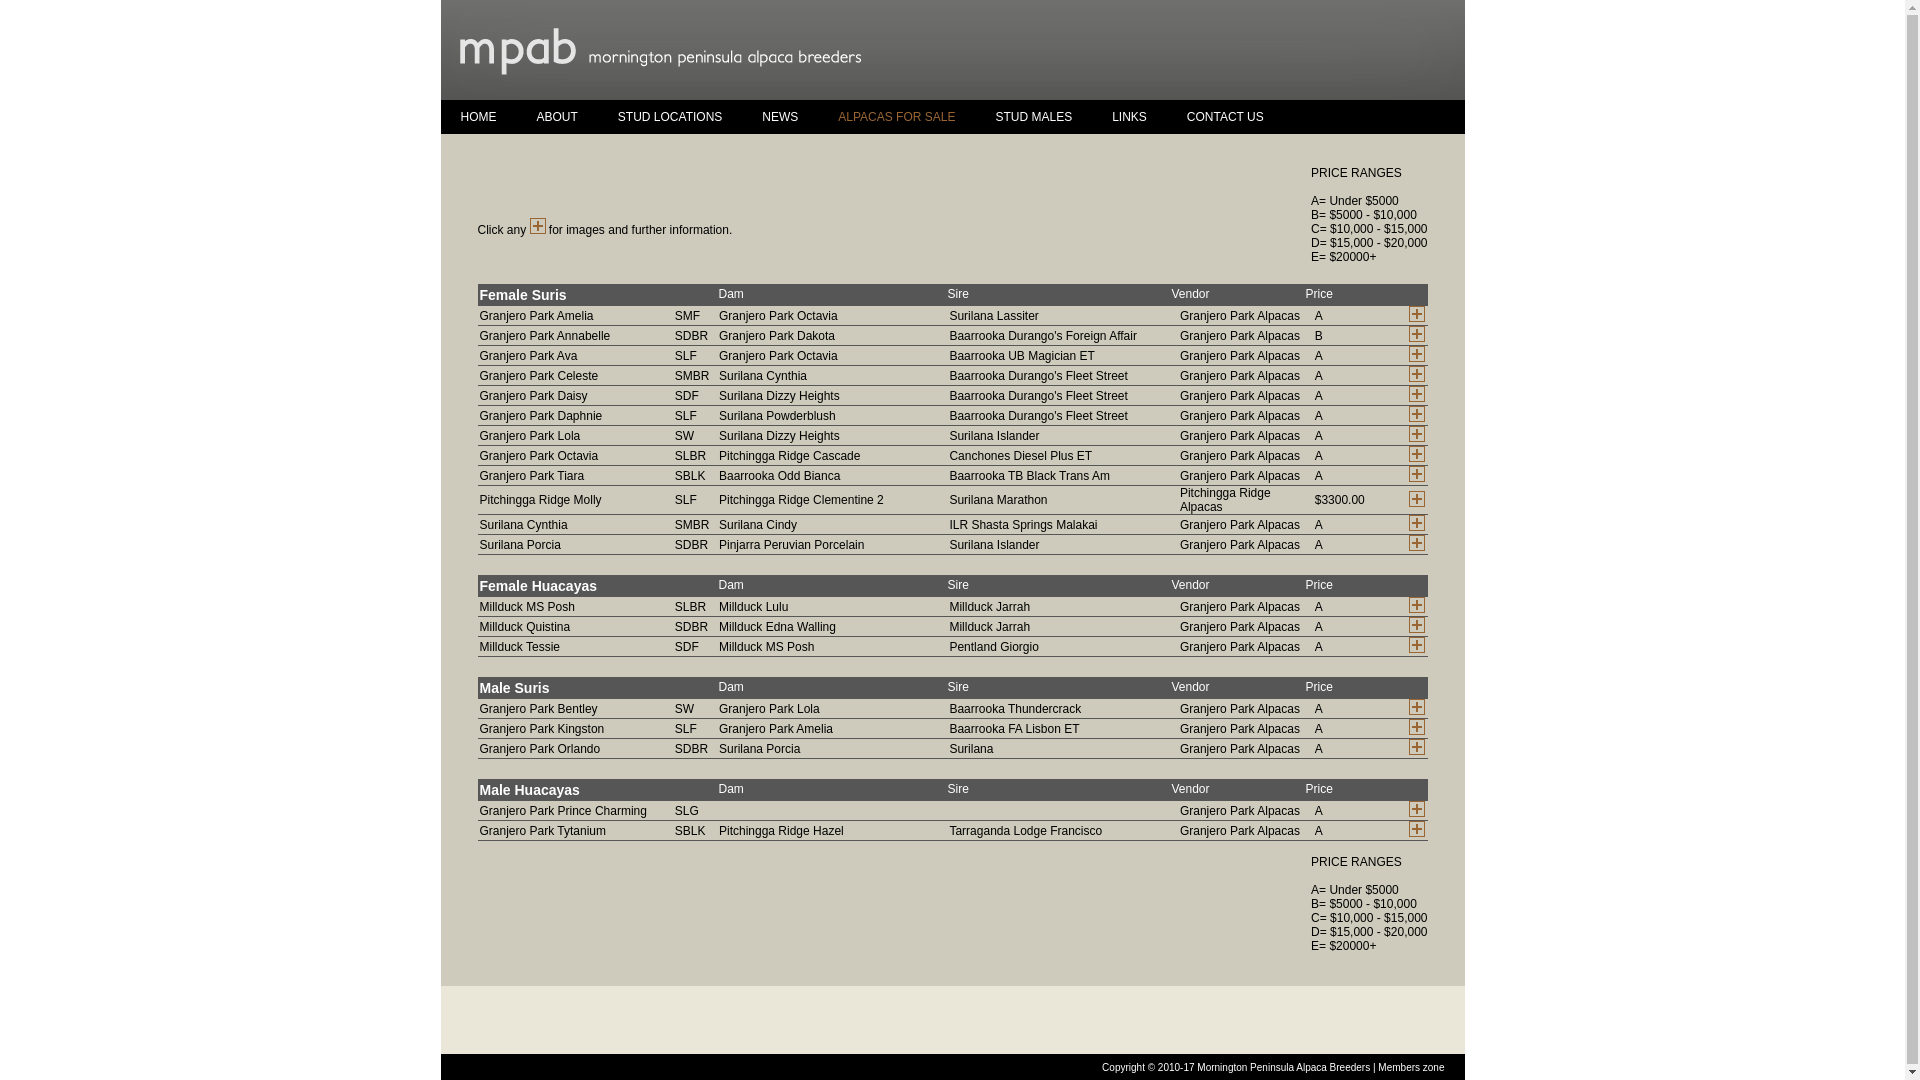 This screenshot has height=1080, width=1920. I want to click on 'LINKS', so click(1090, 116).